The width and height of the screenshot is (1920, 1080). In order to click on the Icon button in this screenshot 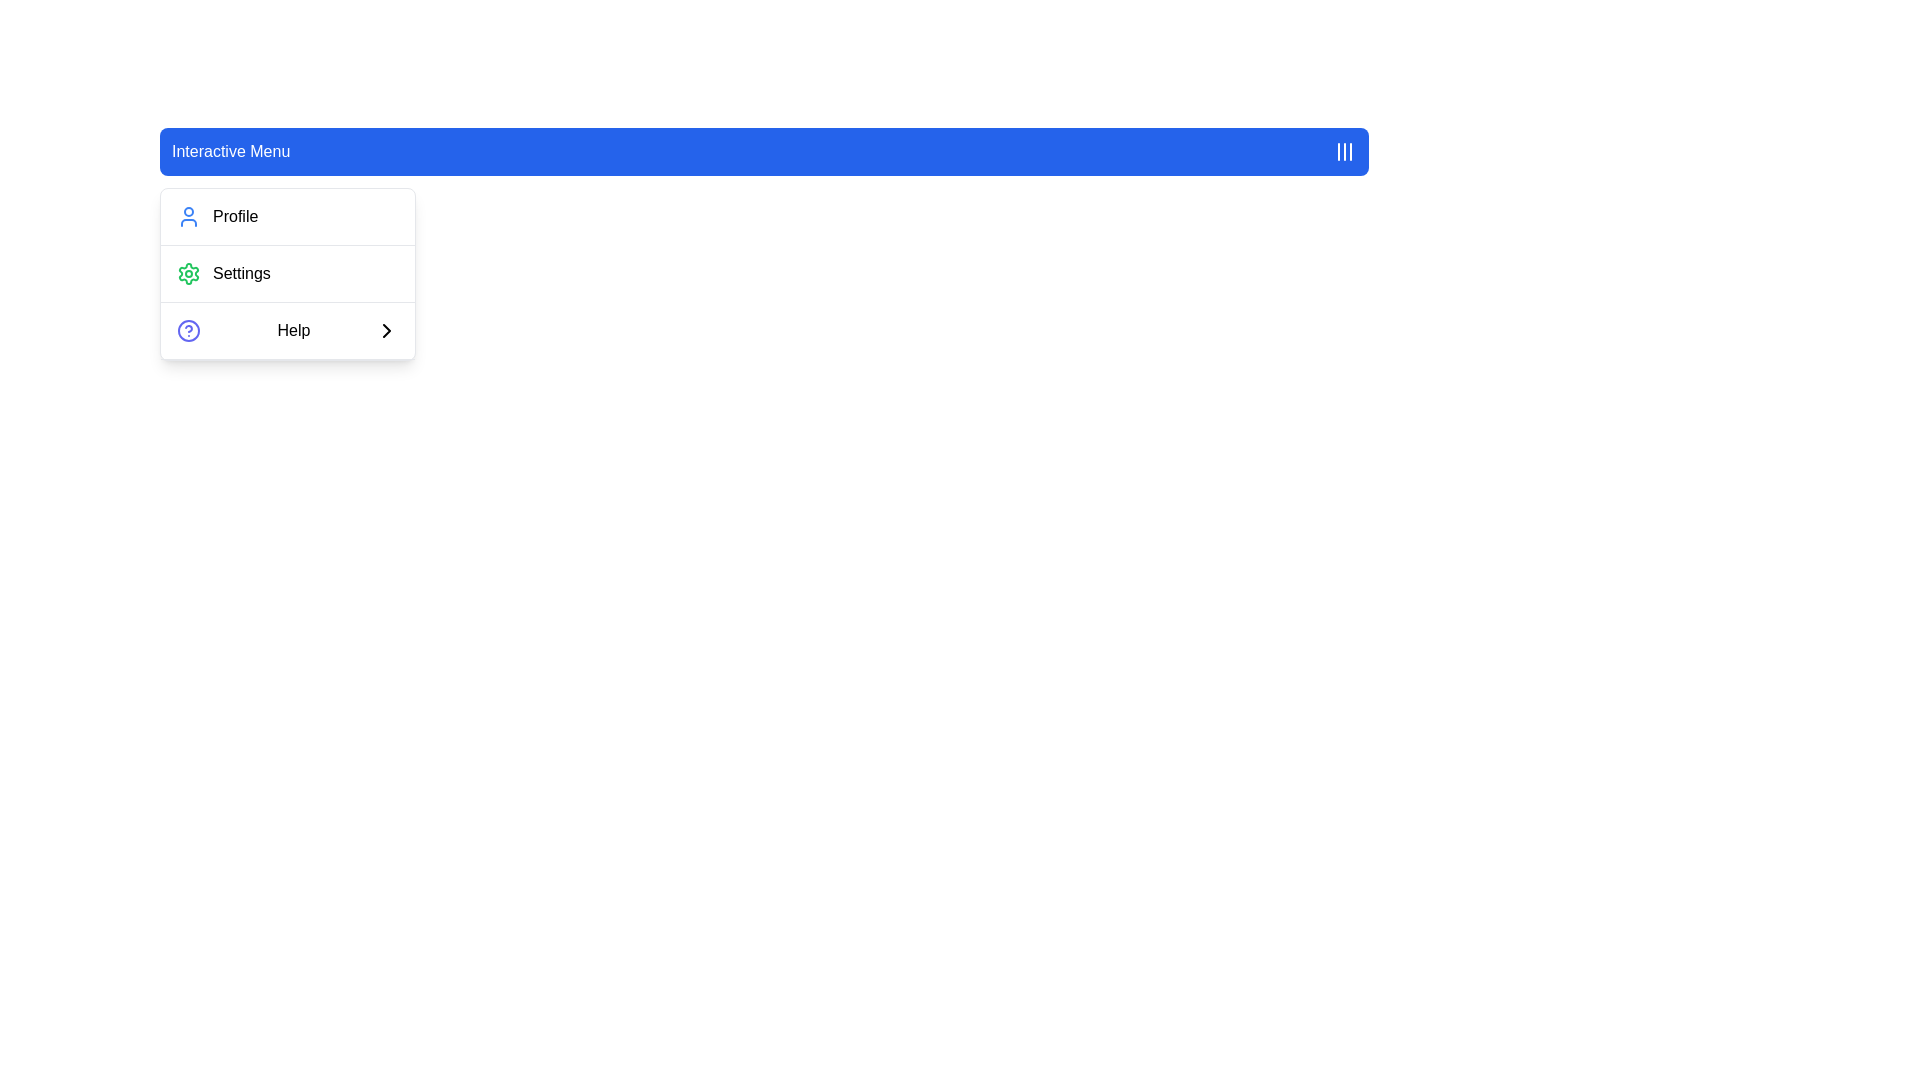, I will do `click(1344, 150)`.